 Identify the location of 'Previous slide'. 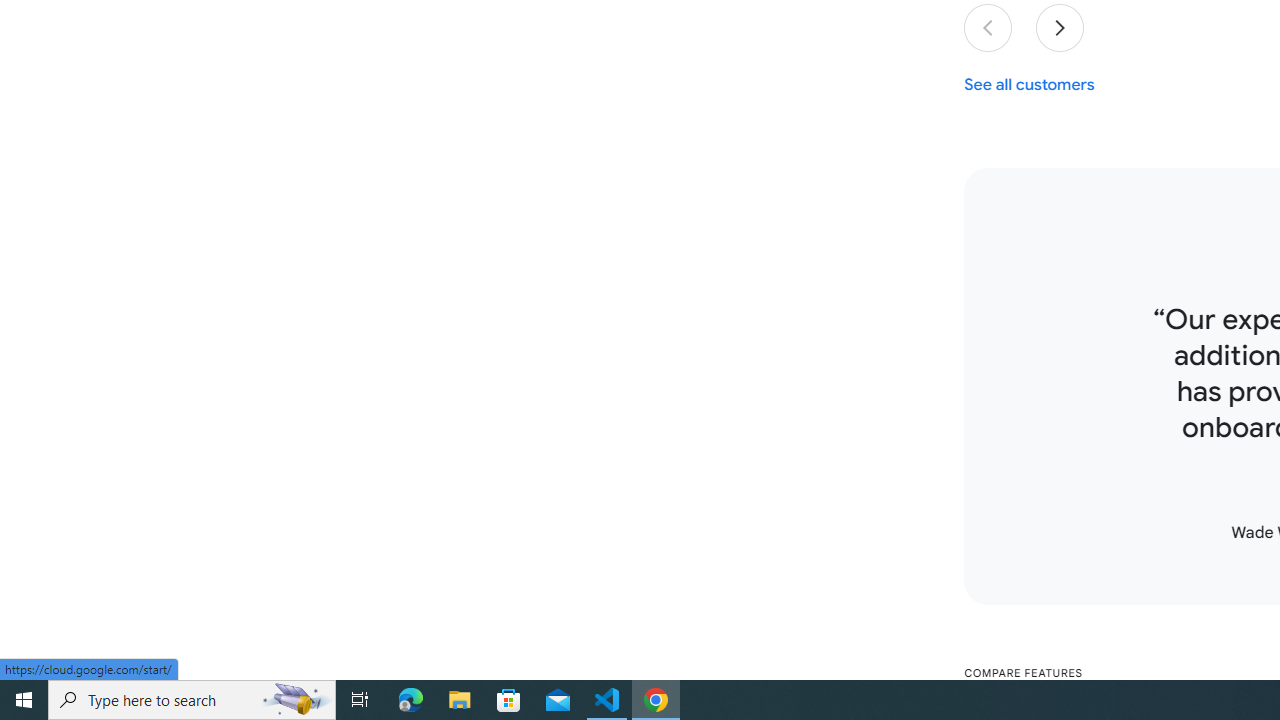
(988, 28).